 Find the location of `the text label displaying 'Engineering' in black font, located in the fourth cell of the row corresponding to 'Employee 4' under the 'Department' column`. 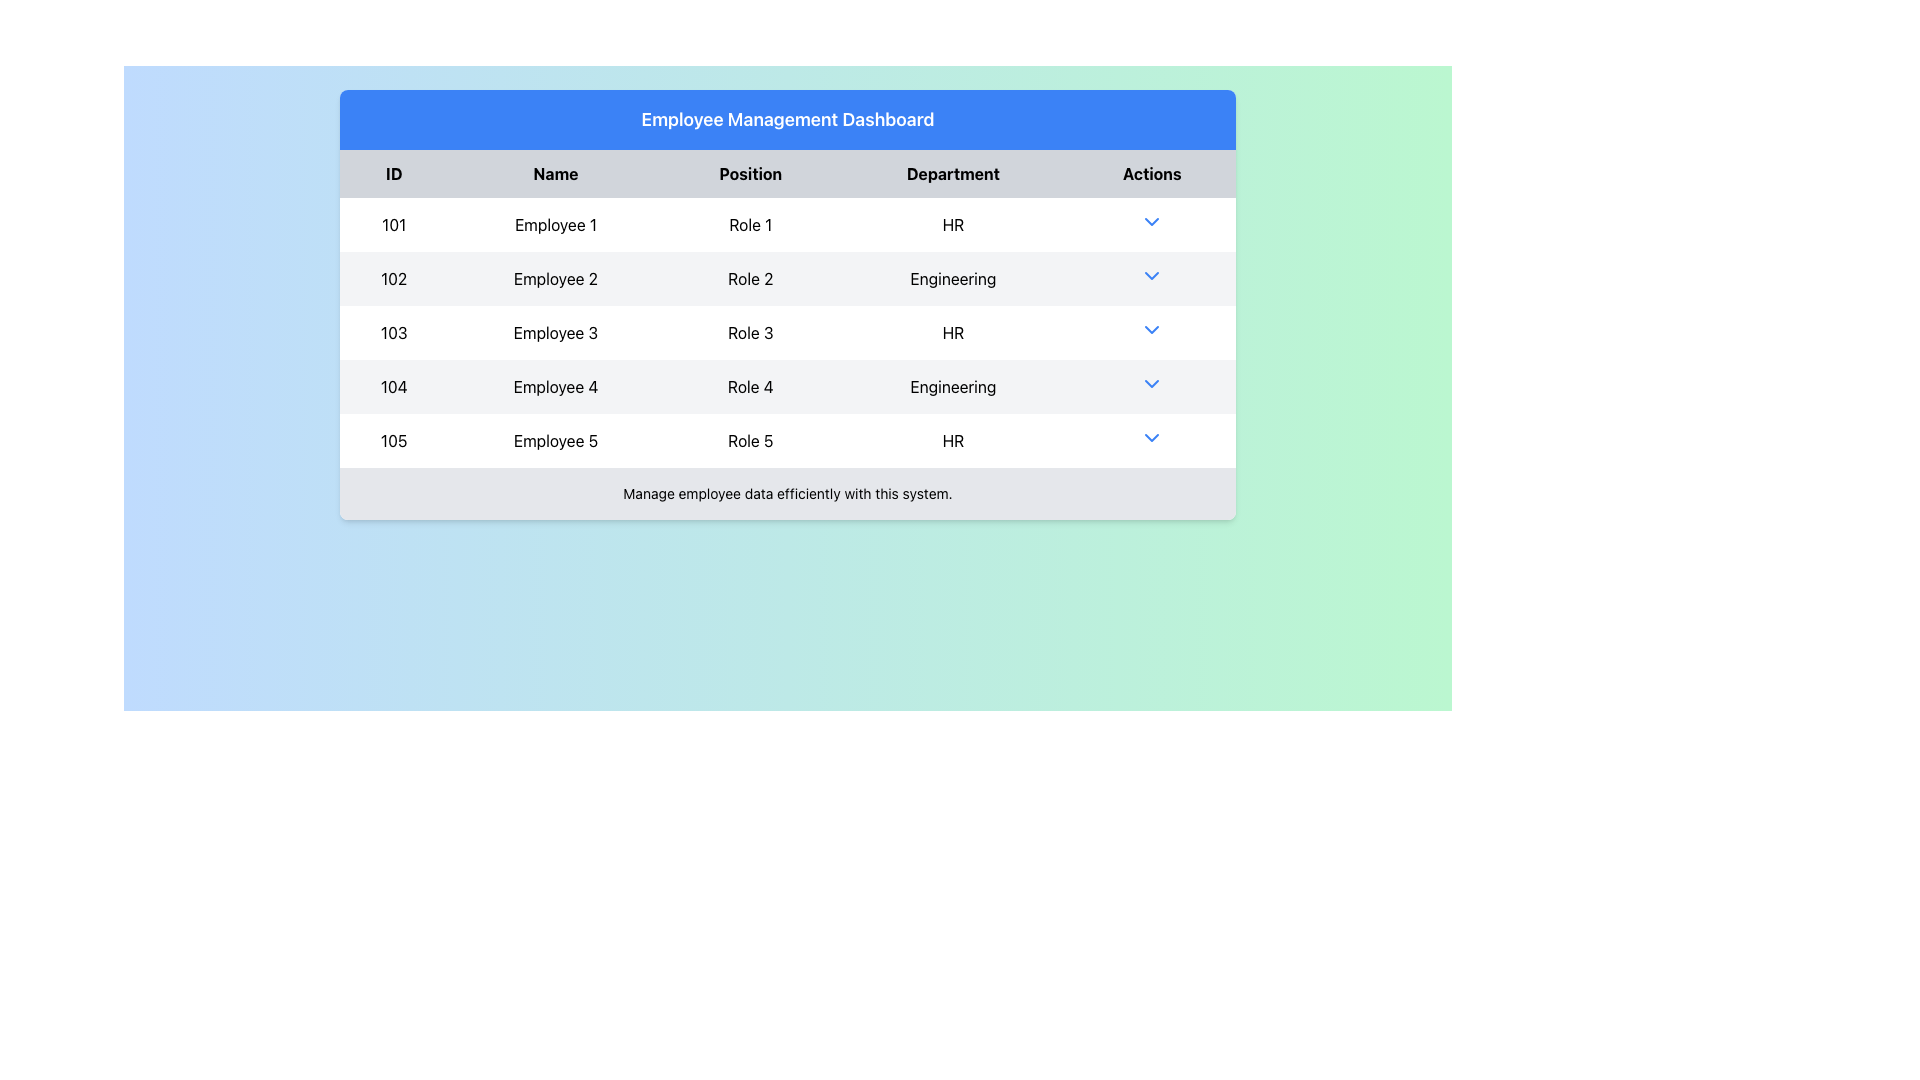

the text label displaying 'Engineering' in black font, located in the fourth cell of the row corresponding to 'Employee 4' under the 'Department' column is located at coordinates (952, 386).